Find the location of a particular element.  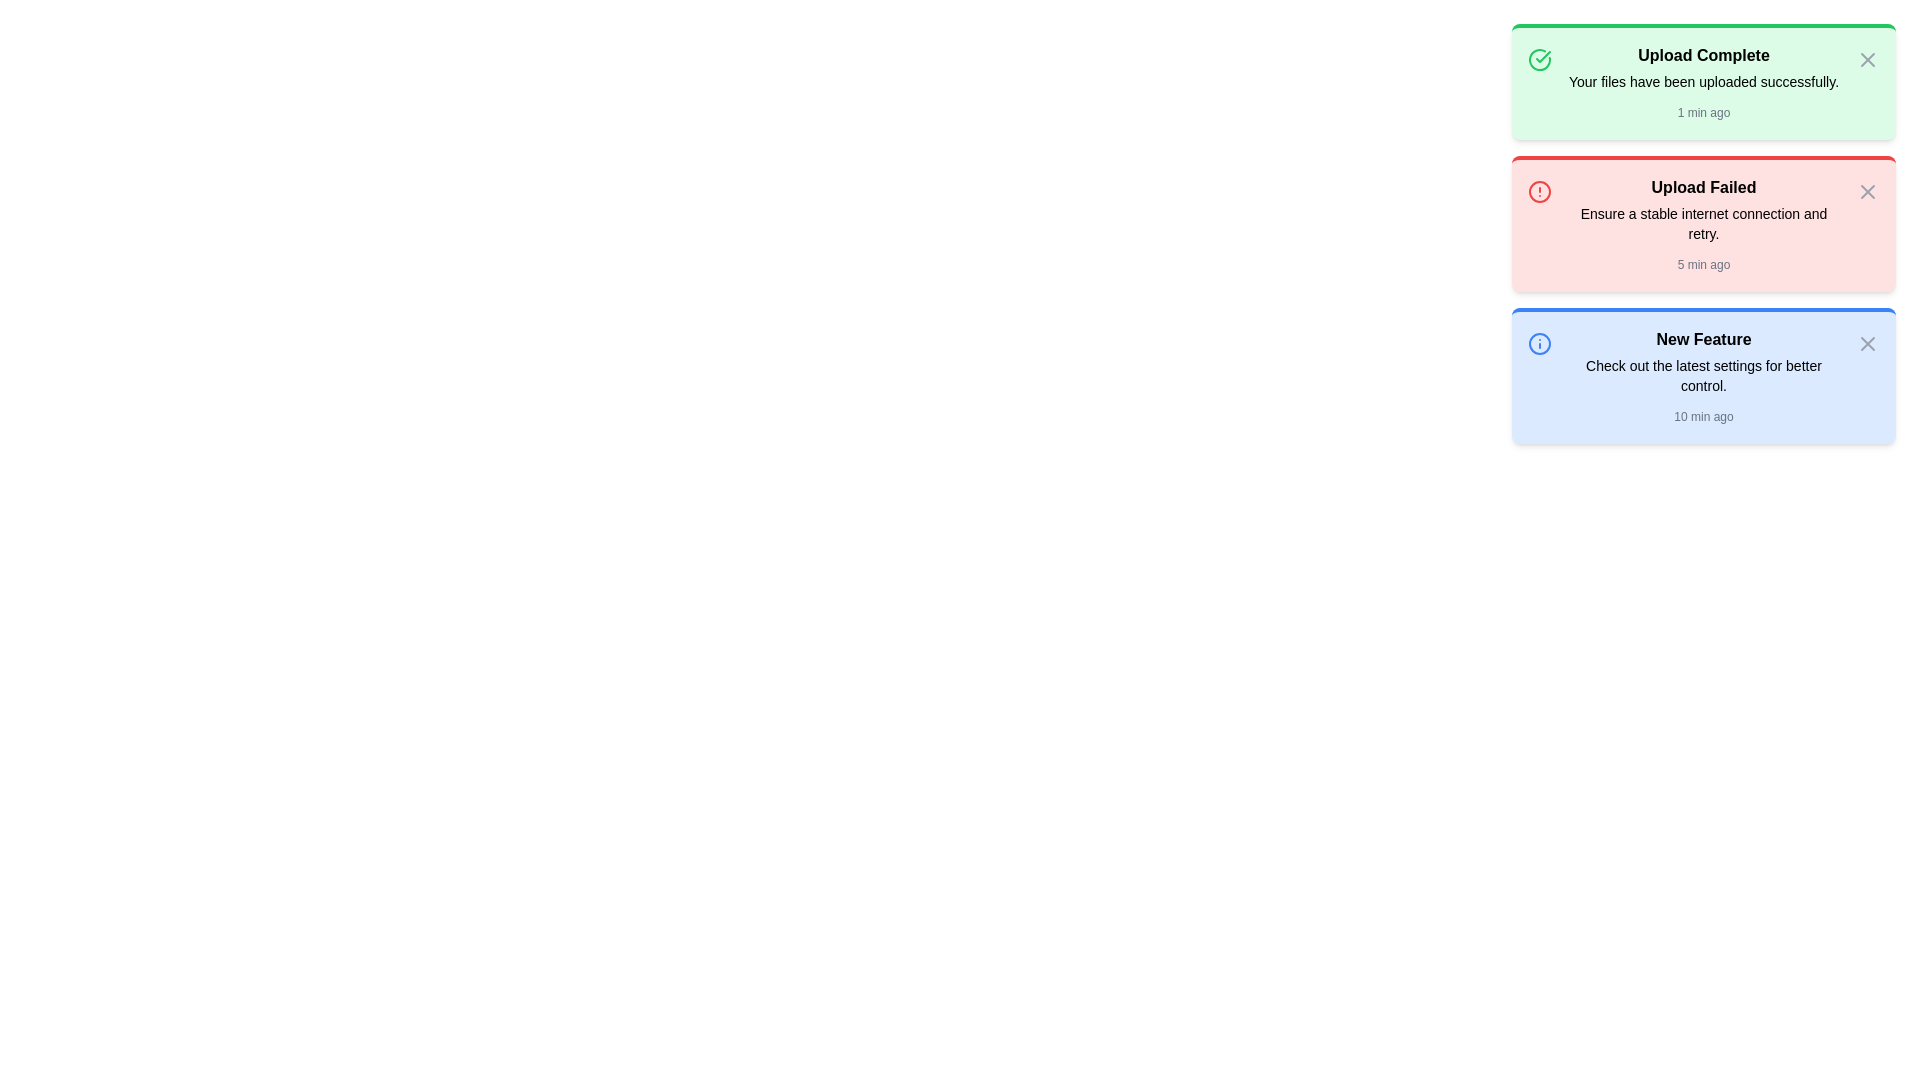

the icon button located at the top-right corner of the 'Upload Complete' notification card to change its color is located at coordinates (1866, 59).